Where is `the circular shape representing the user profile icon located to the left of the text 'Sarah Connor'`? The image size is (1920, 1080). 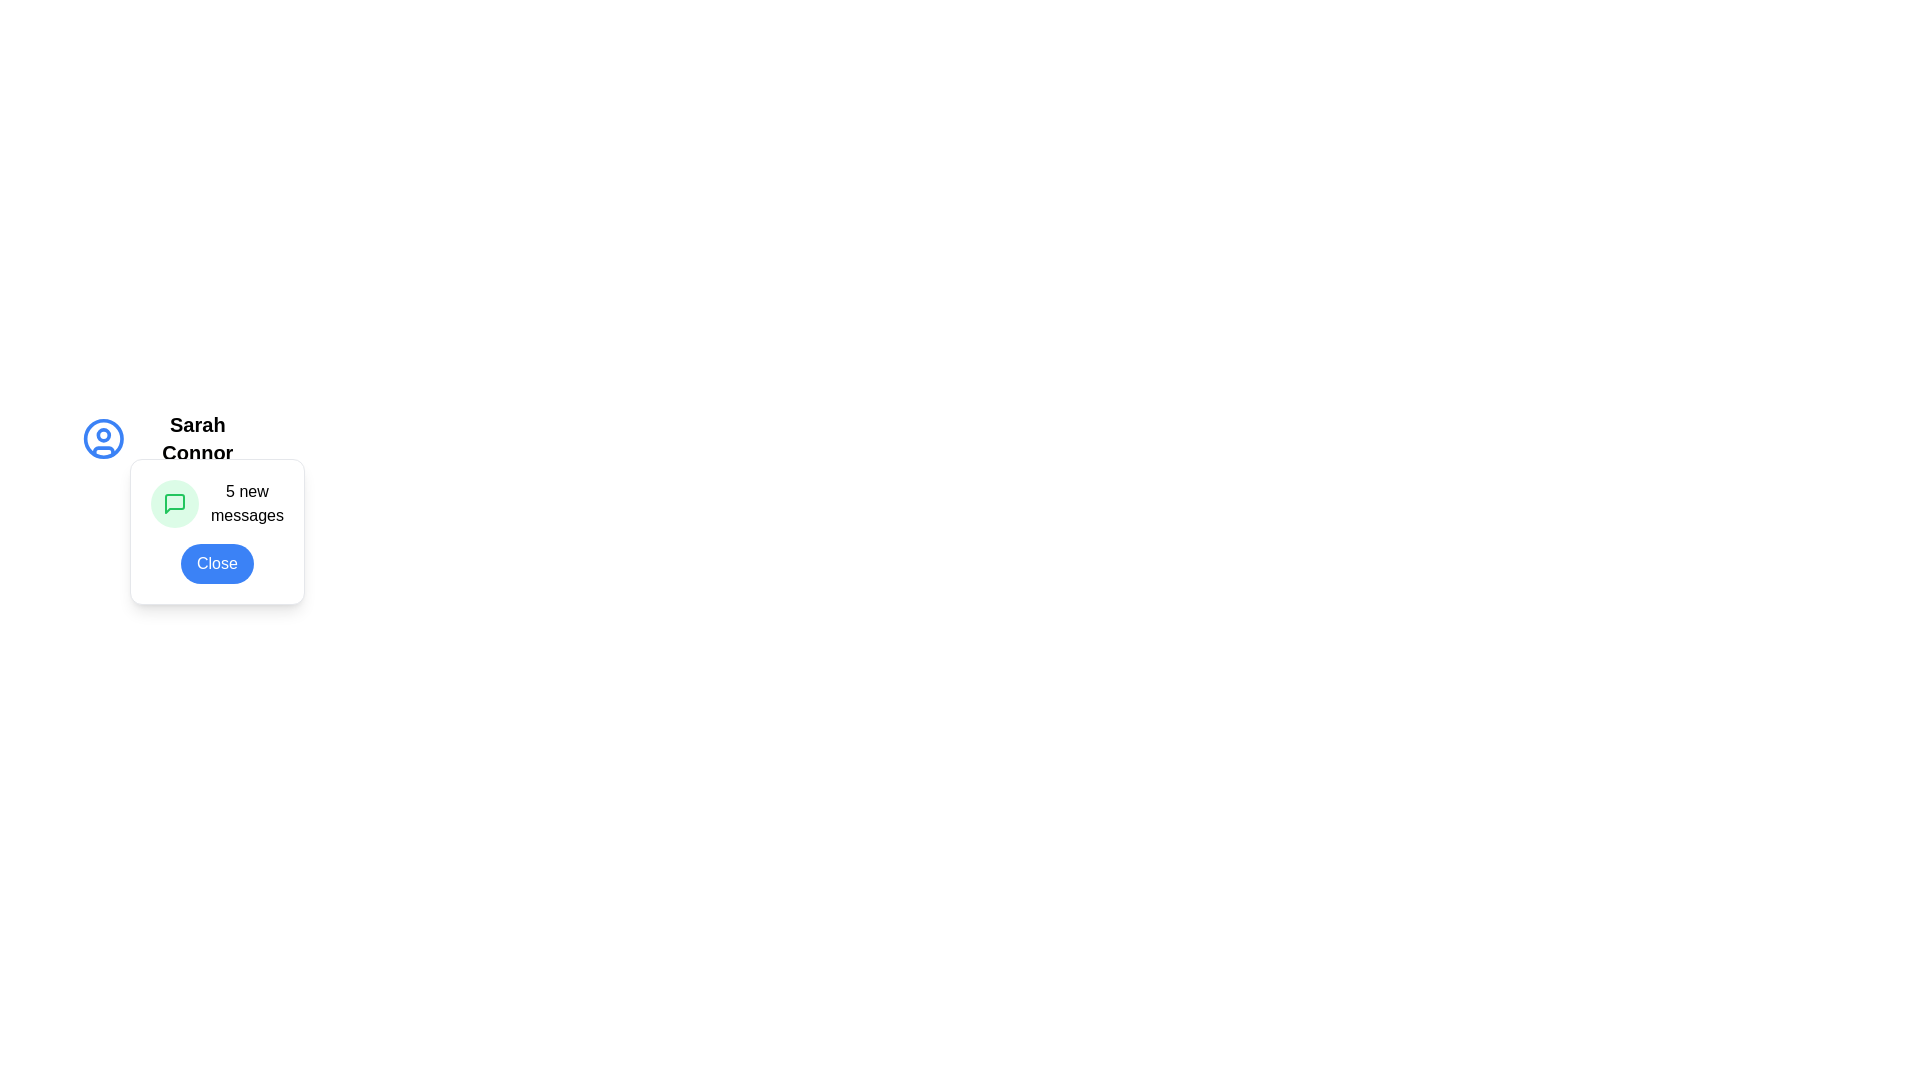
the circular shape representing the user profile icon located to the left of the text 'Sarah Connor' is located at coordinates (102, 438).